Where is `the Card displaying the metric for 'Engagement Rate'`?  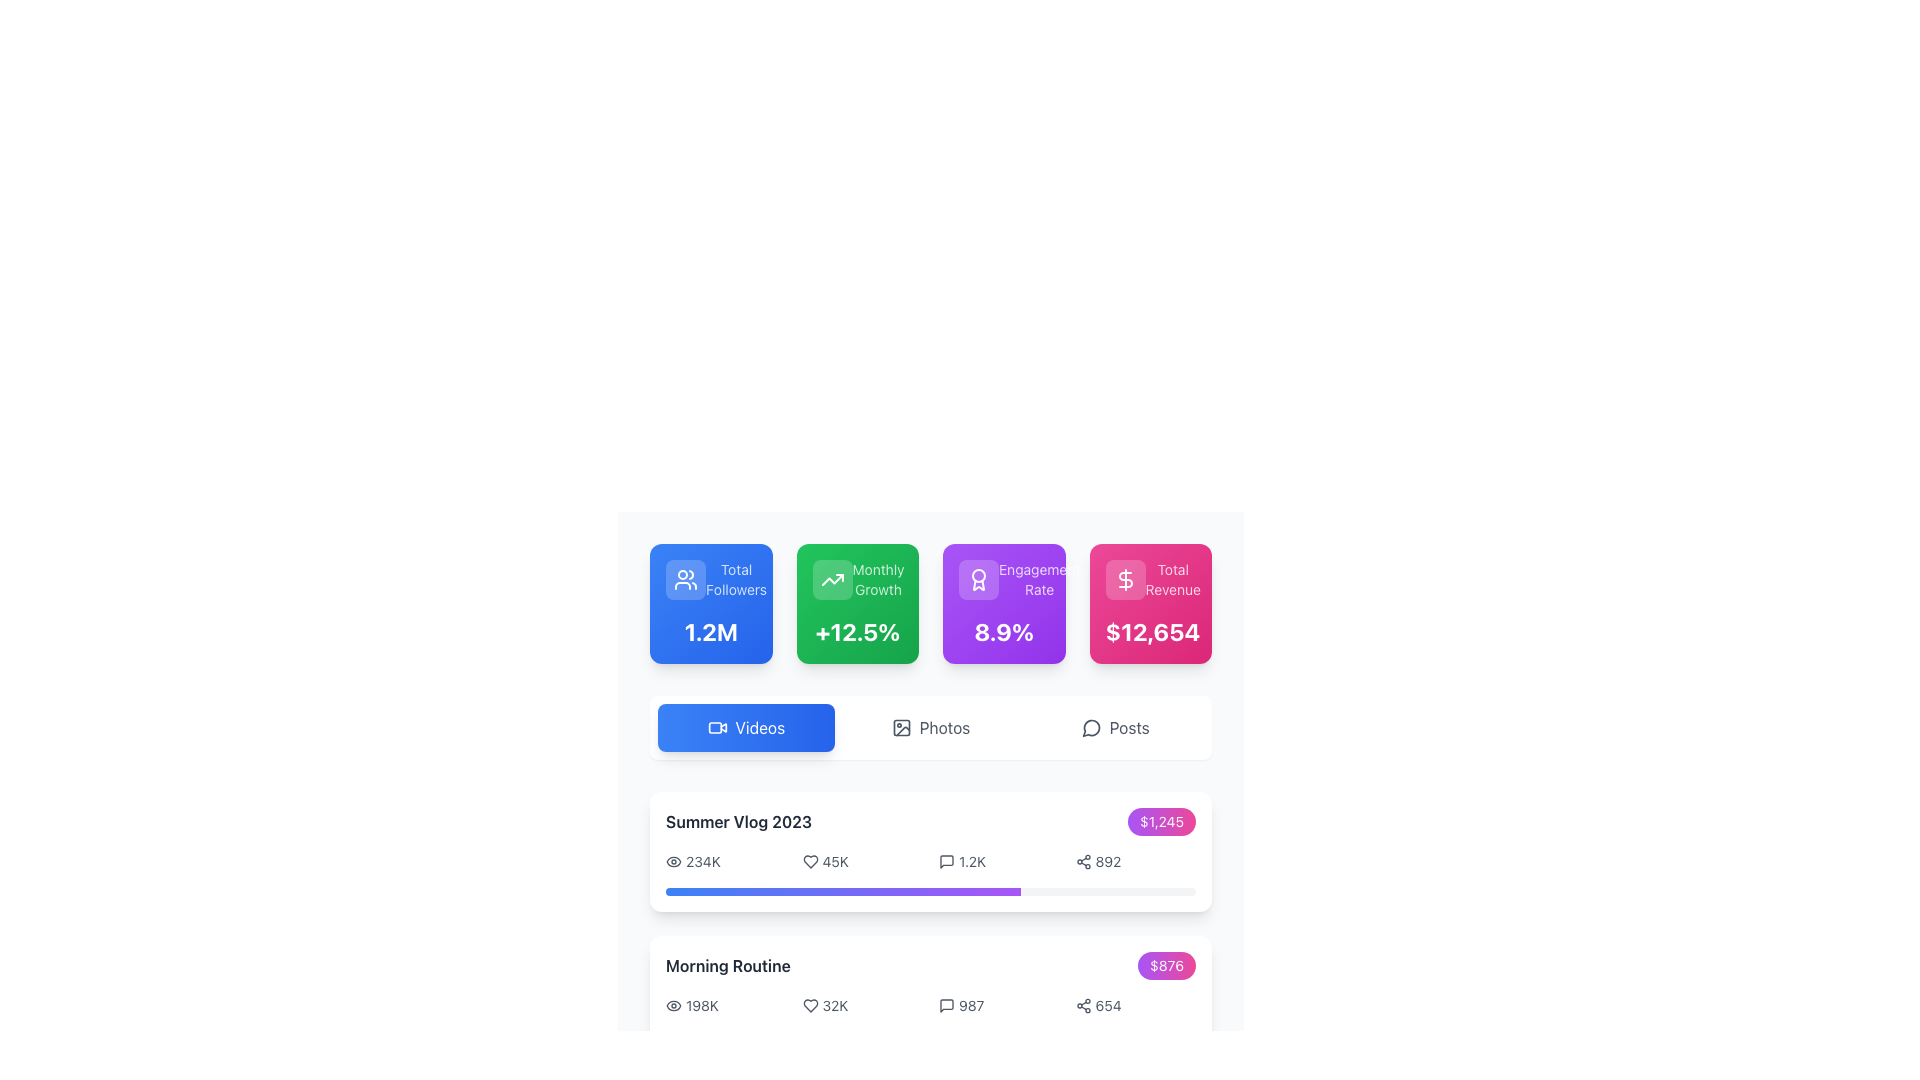
the Card displaying the metric for 'Engagement Rate' is located at coordinates (1004, 603).